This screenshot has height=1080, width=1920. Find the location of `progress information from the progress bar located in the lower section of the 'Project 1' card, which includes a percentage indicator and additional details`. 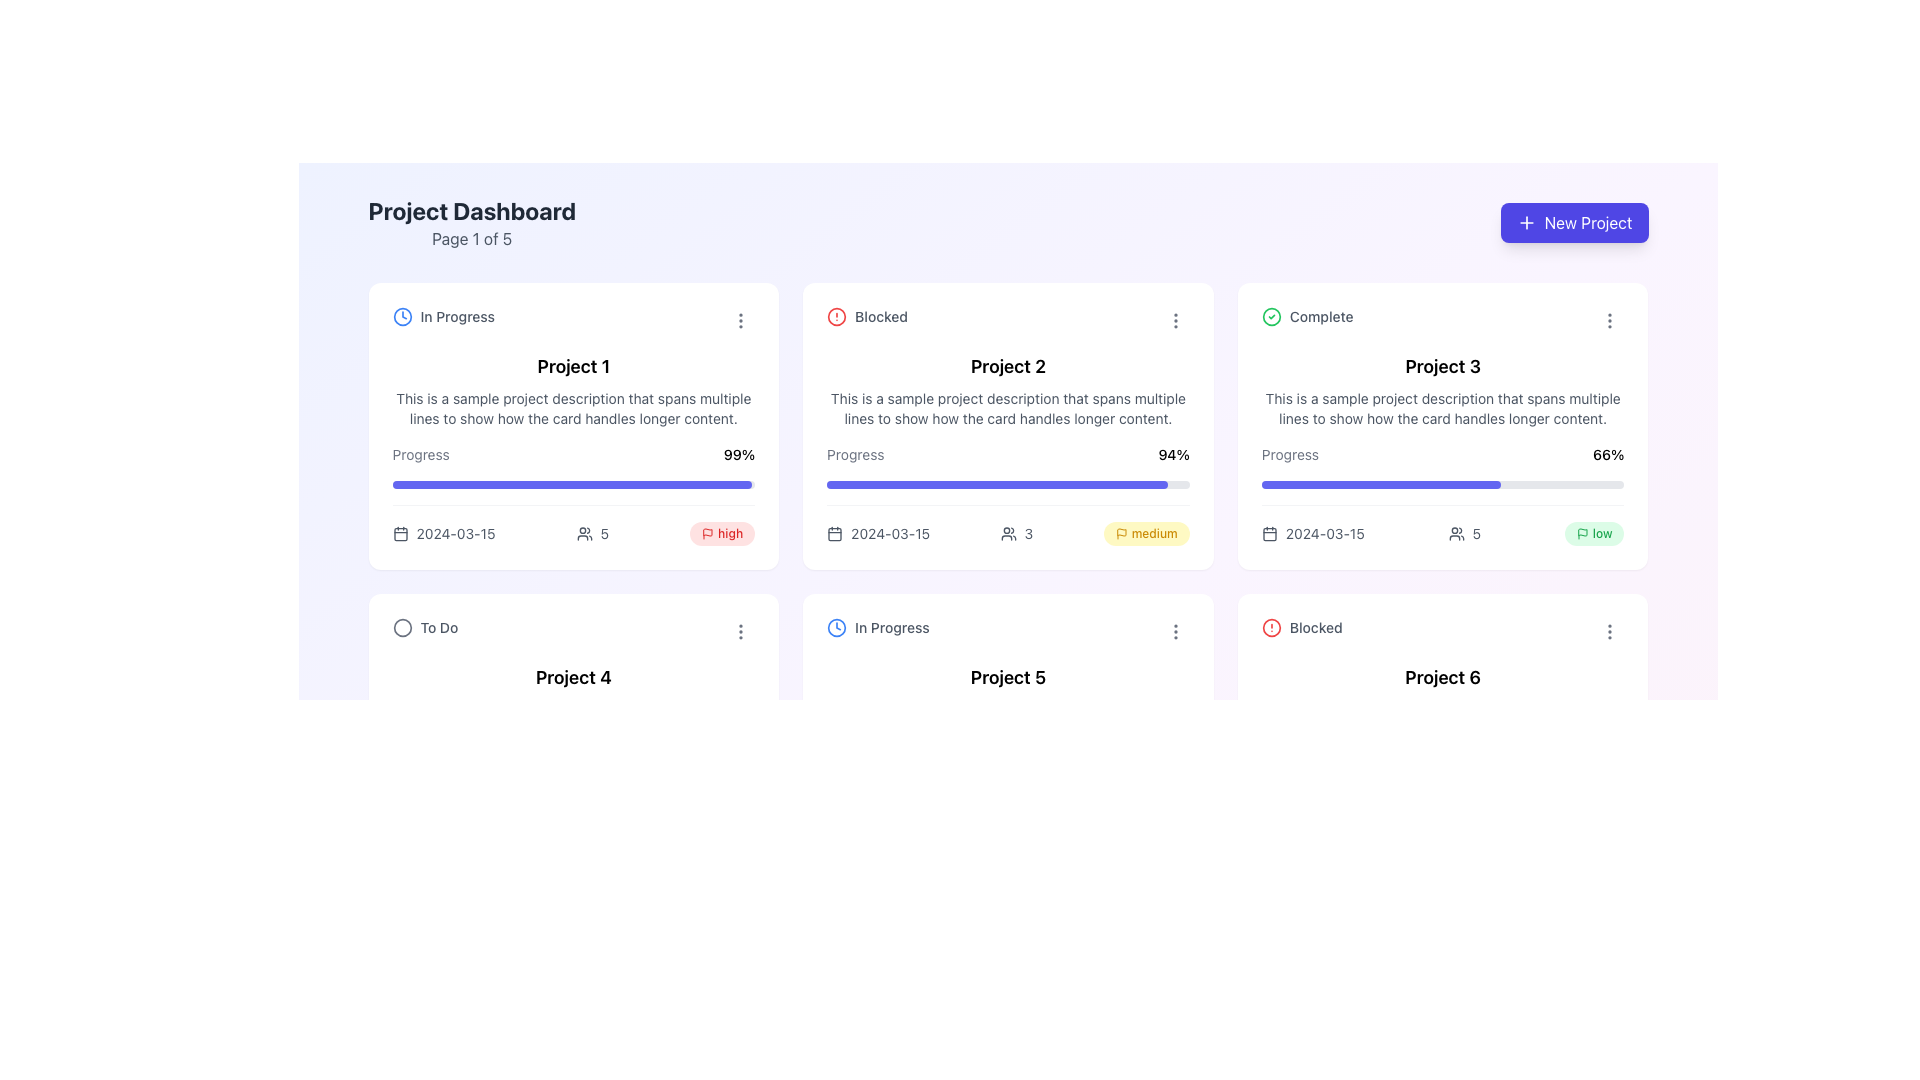

progress information from the progress bar located in the lower section of the 'Project 1' card, which includes a percentage indicator and additional details is located at coordinates (572, 495).